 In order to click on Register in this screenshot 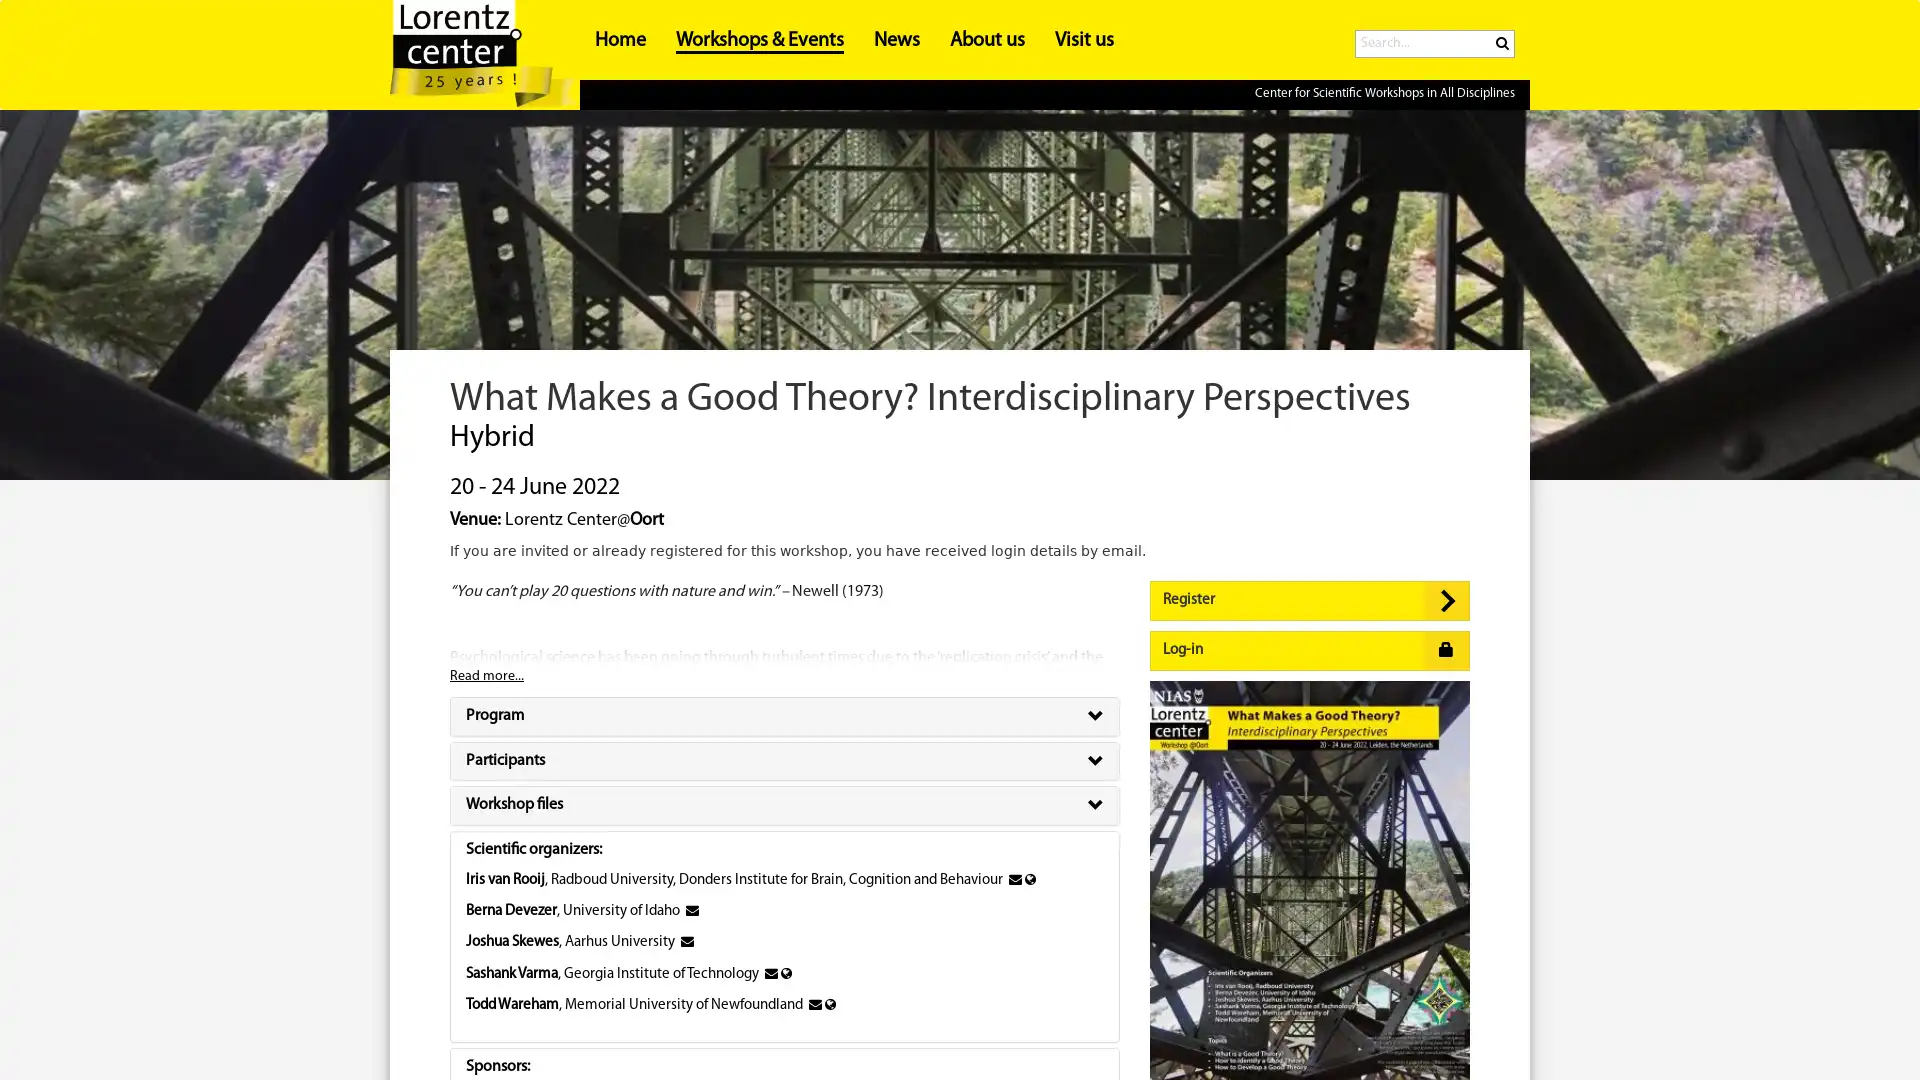, I will do `click(1310, 600)`.